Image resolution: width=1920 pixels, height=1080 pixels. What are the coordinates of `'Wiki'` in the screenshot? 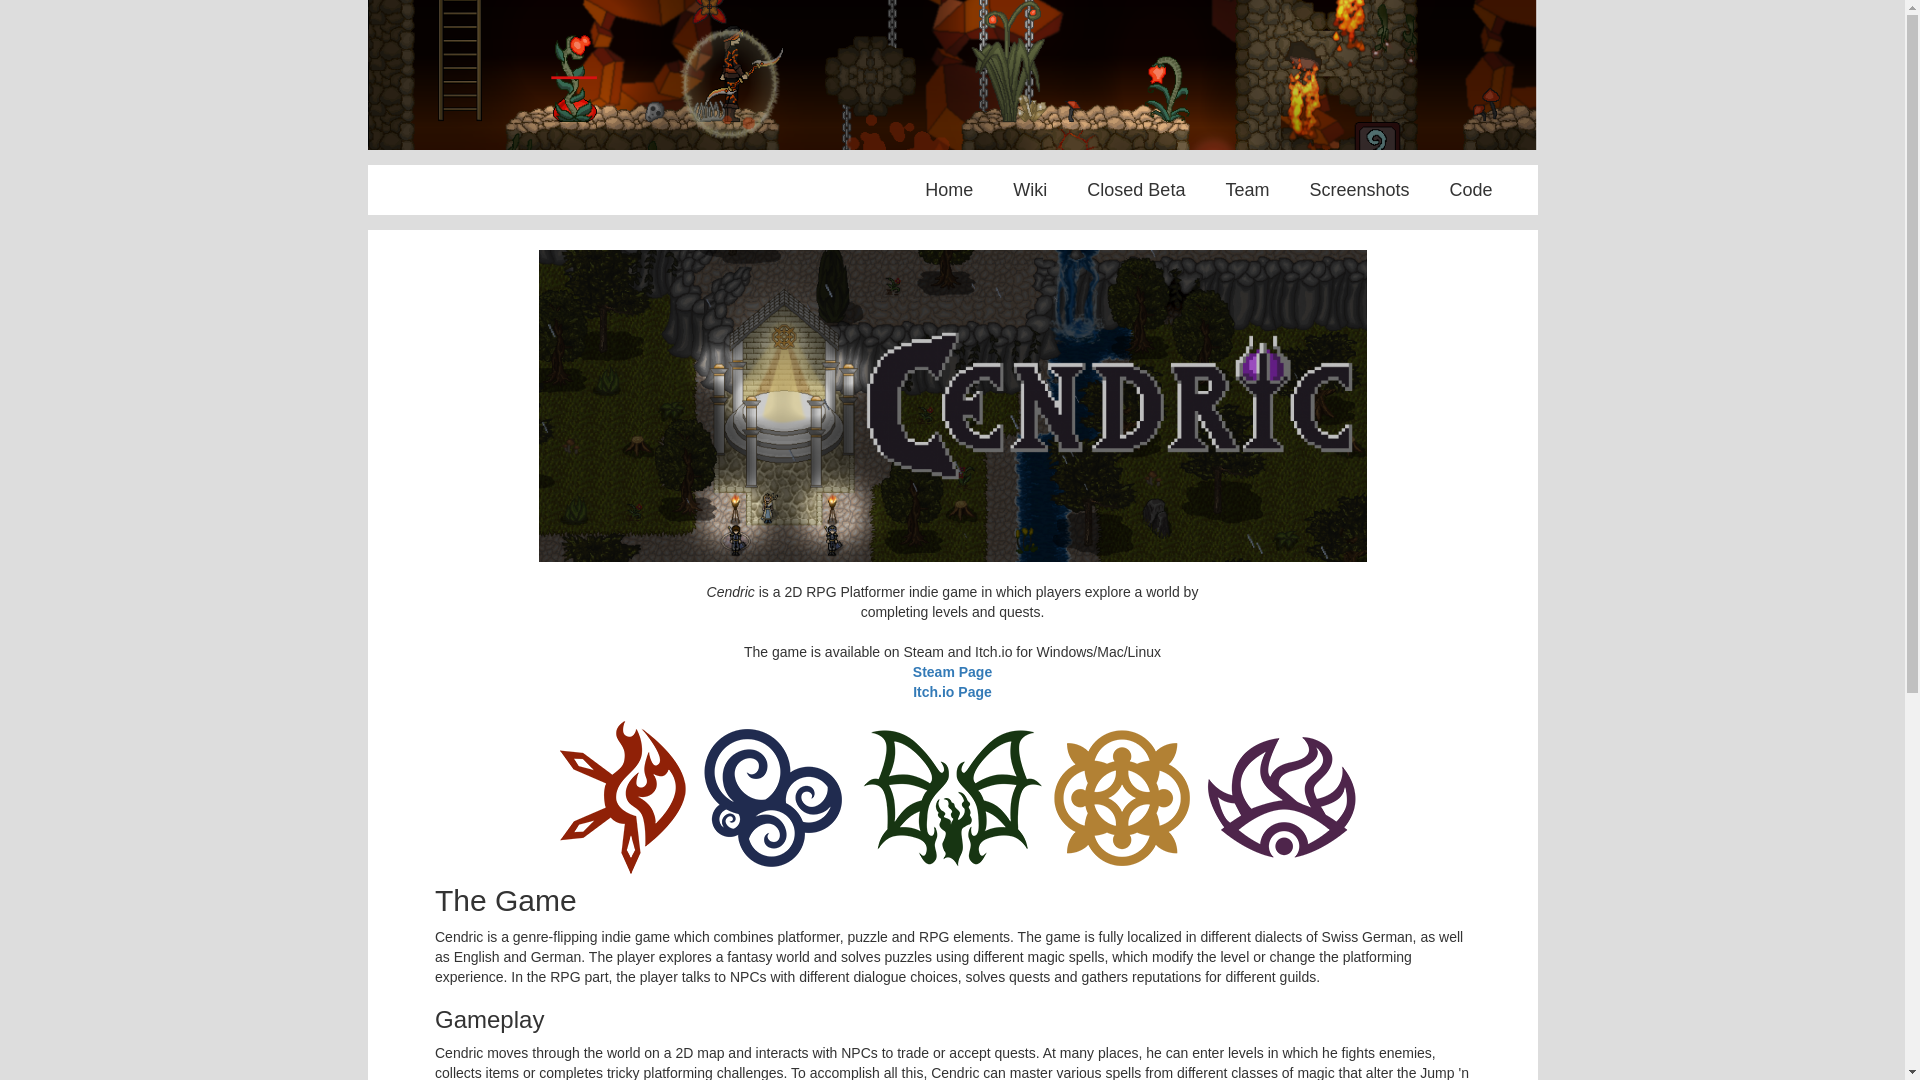 It's located at (1012, 189).